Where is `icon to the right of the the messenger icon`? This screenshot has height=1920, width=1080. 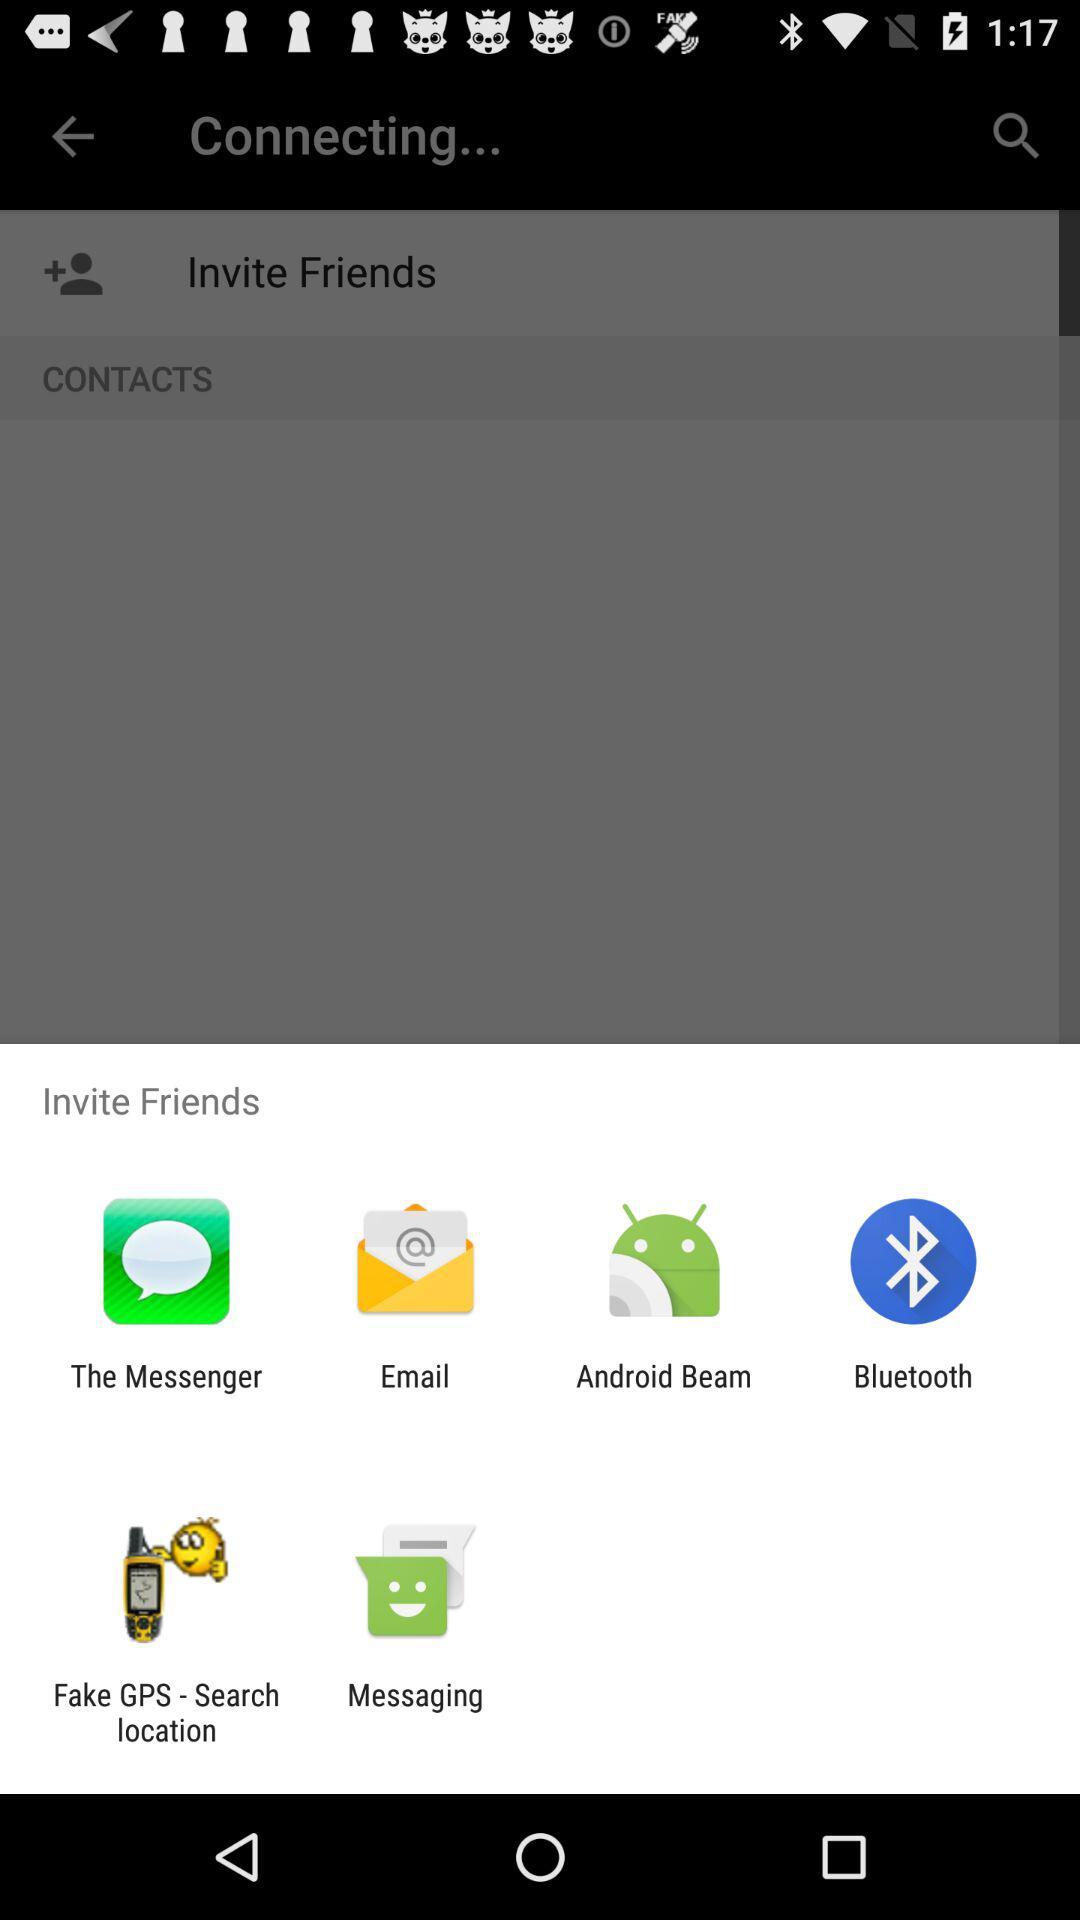 icon to the right of the the messenger icon is located at coordinates (414, 1392).